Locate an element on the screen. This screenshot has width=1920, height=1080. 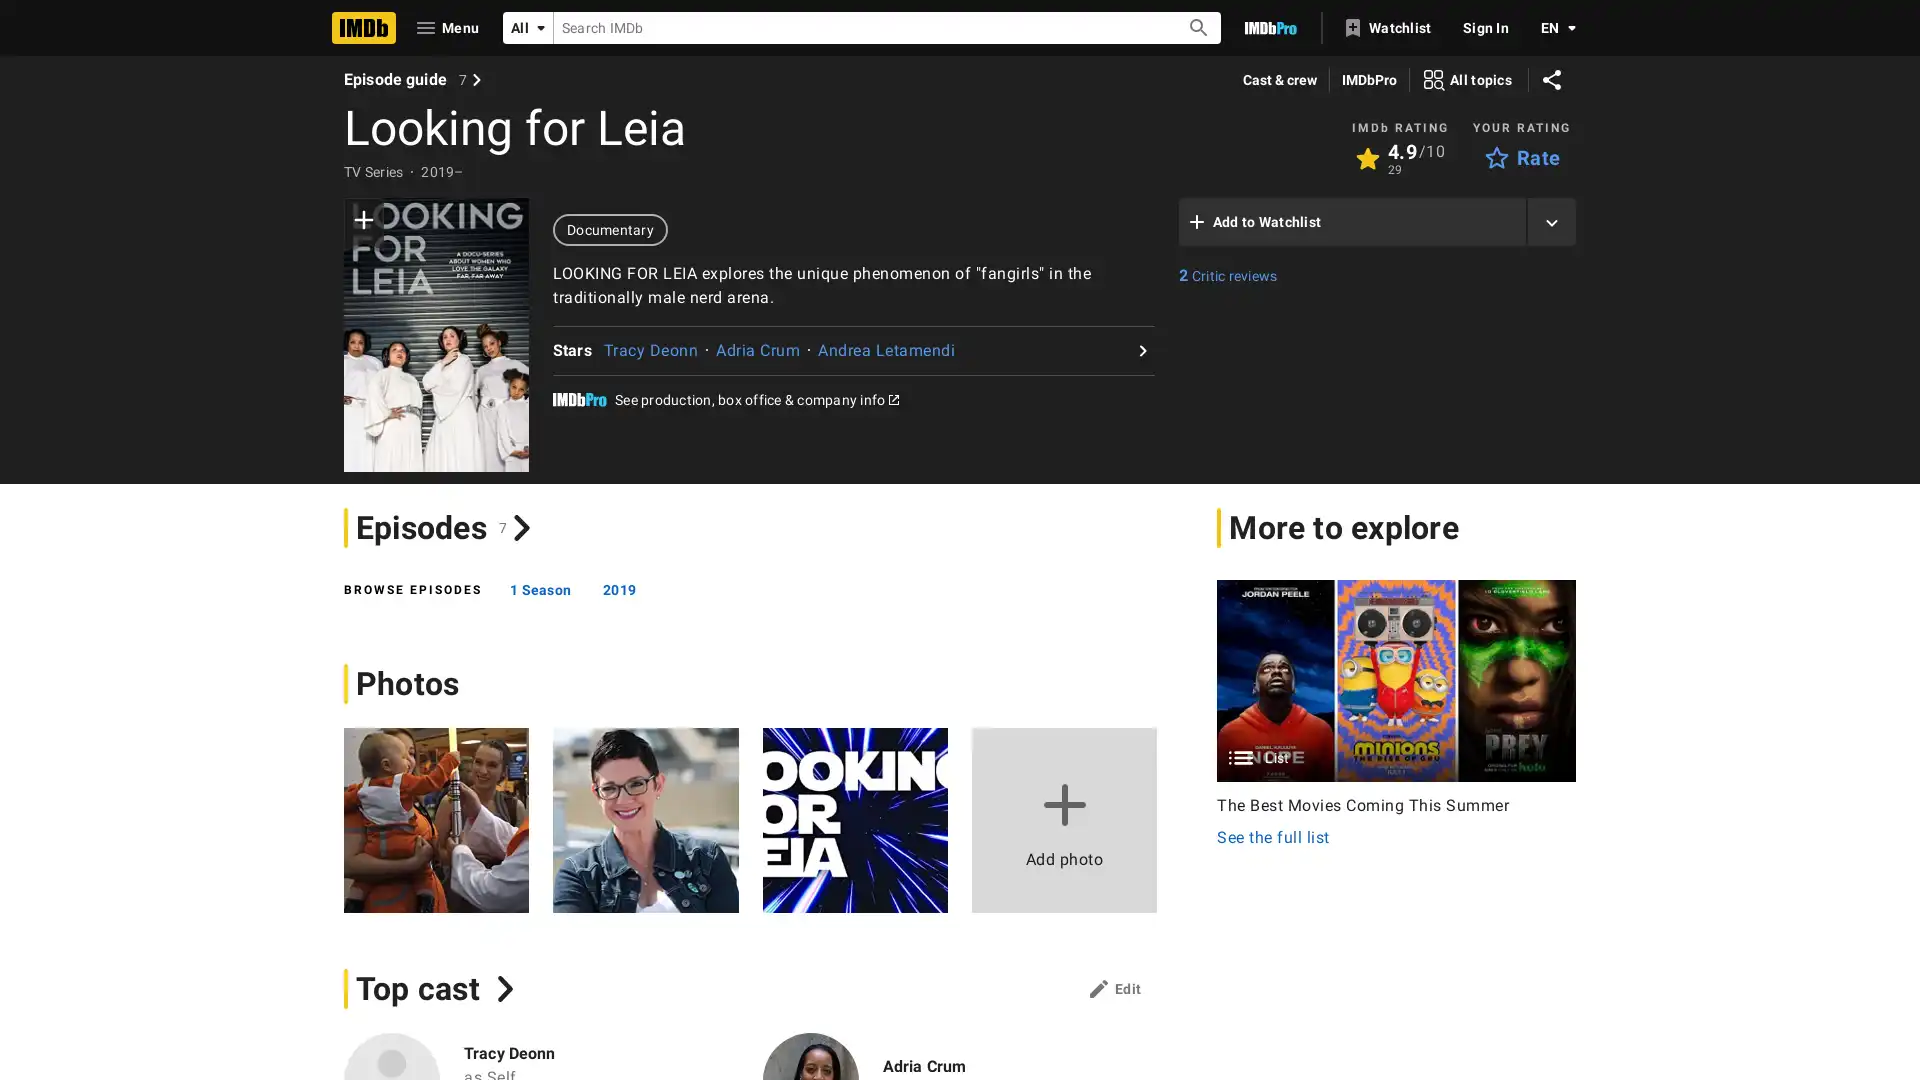
All is located at coordinates (528, 27).